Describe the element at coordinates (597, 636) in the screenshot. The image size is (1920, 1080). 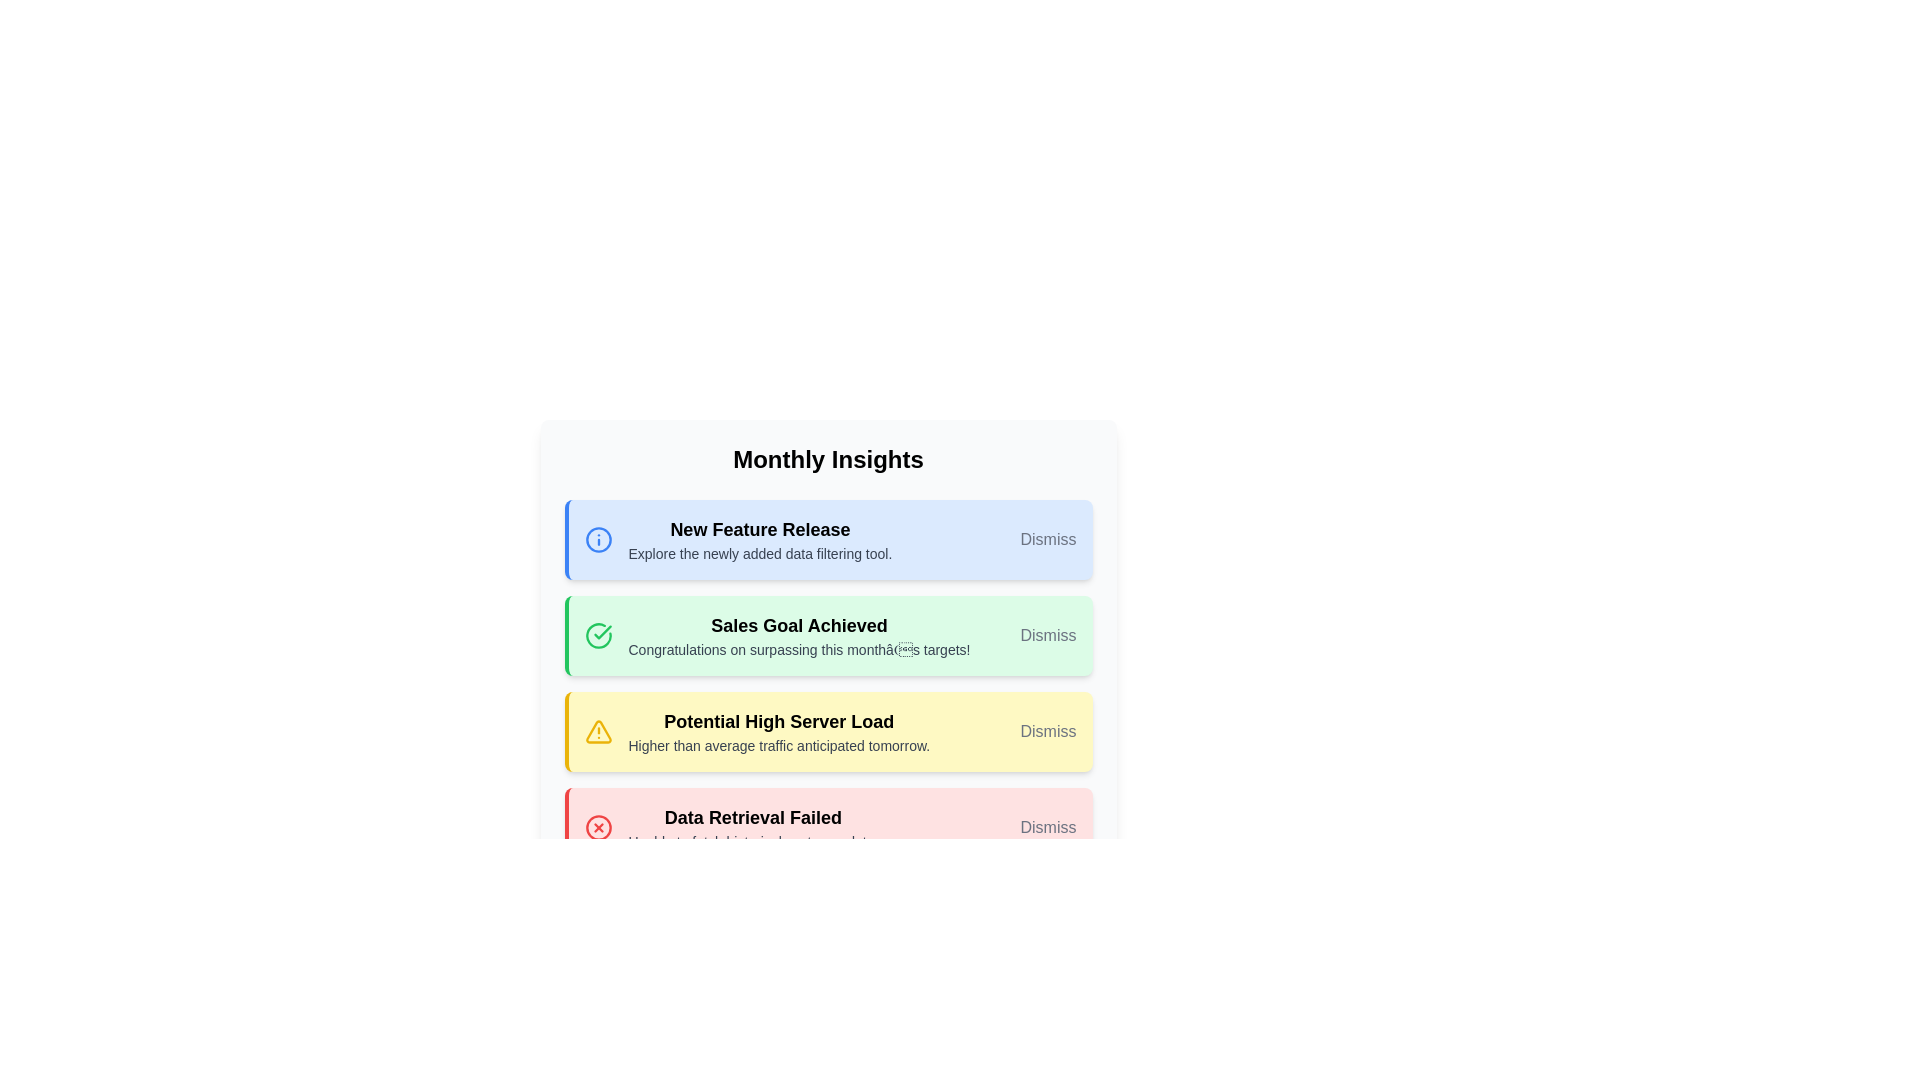
I see `circular green checkmark icon located to the left of the 'Sales Goal Achieved' text in the green-highlighted notification panel` at that location.